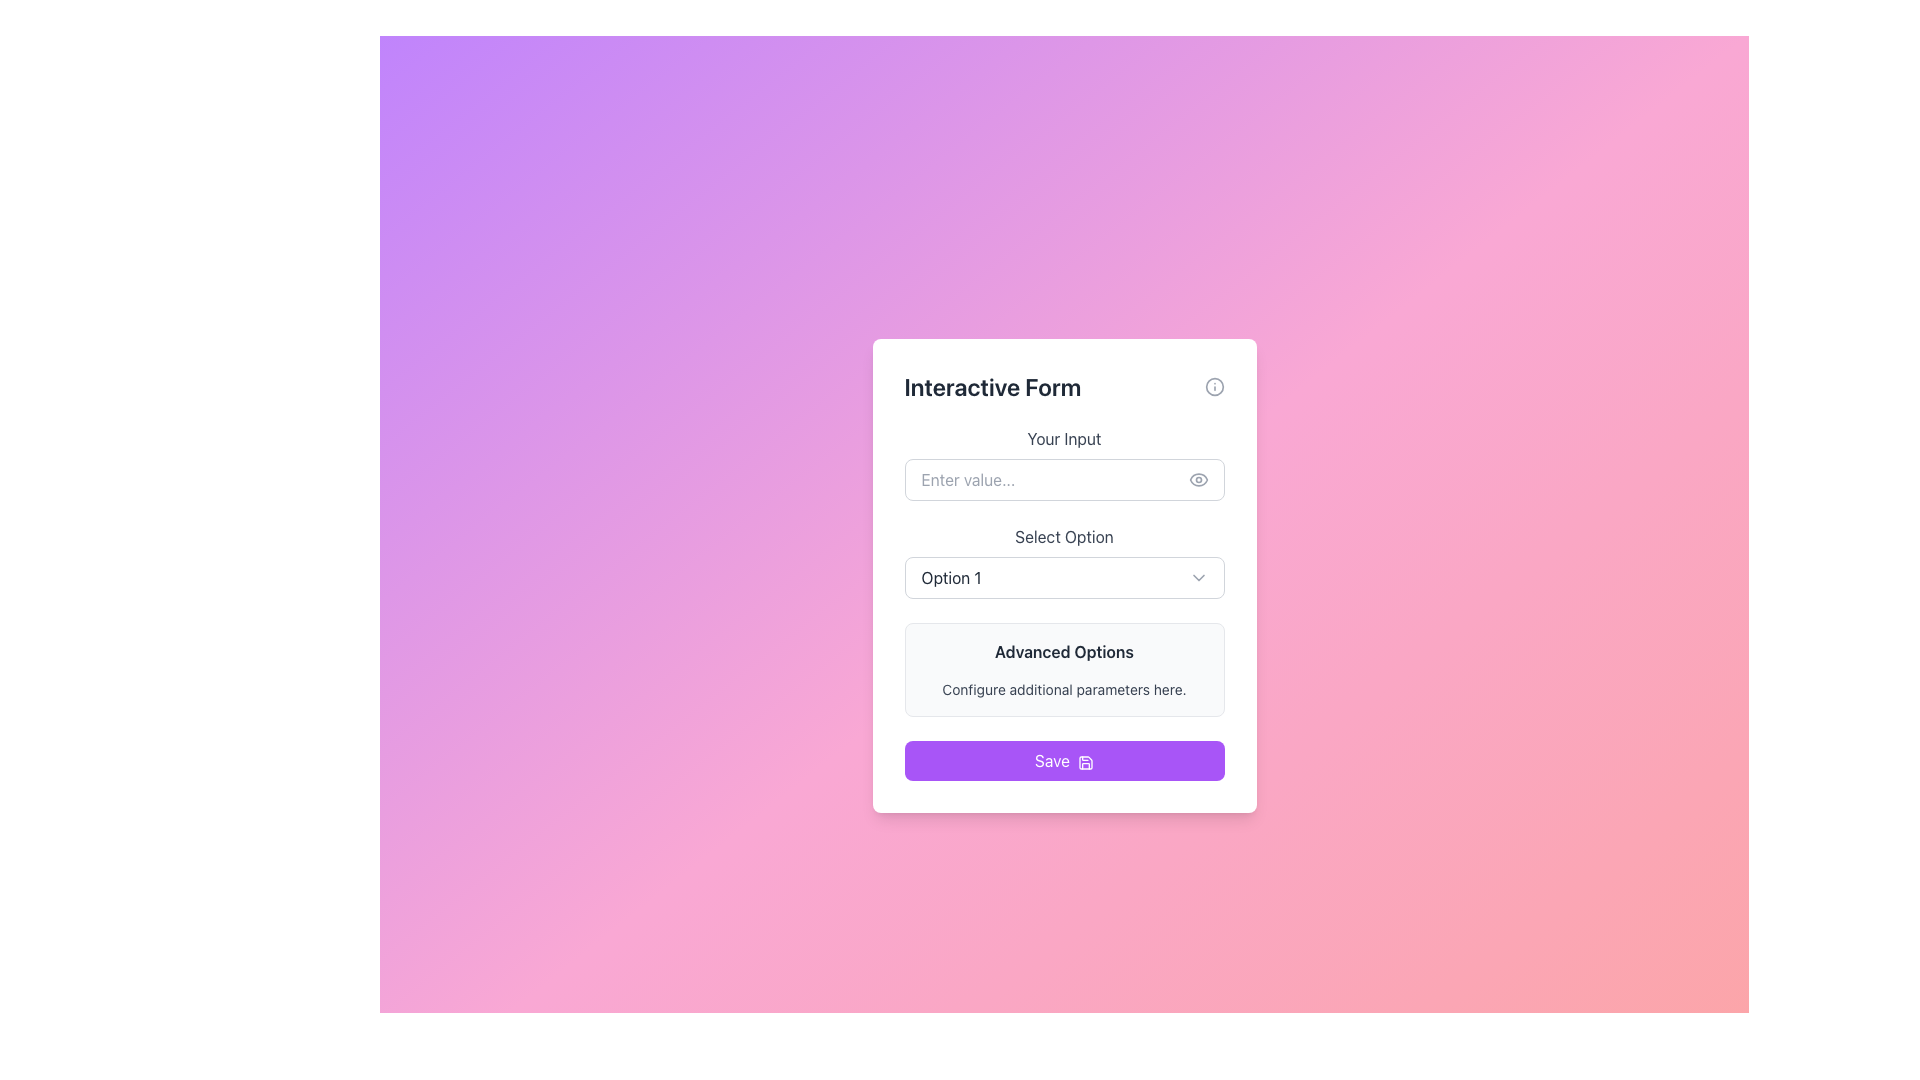  I want to click on the 'Advanced Options' text label, which is displayed in bold, dark gray font and is positioned above the 'Configure additional parameters here' label, so click(1063, 651).